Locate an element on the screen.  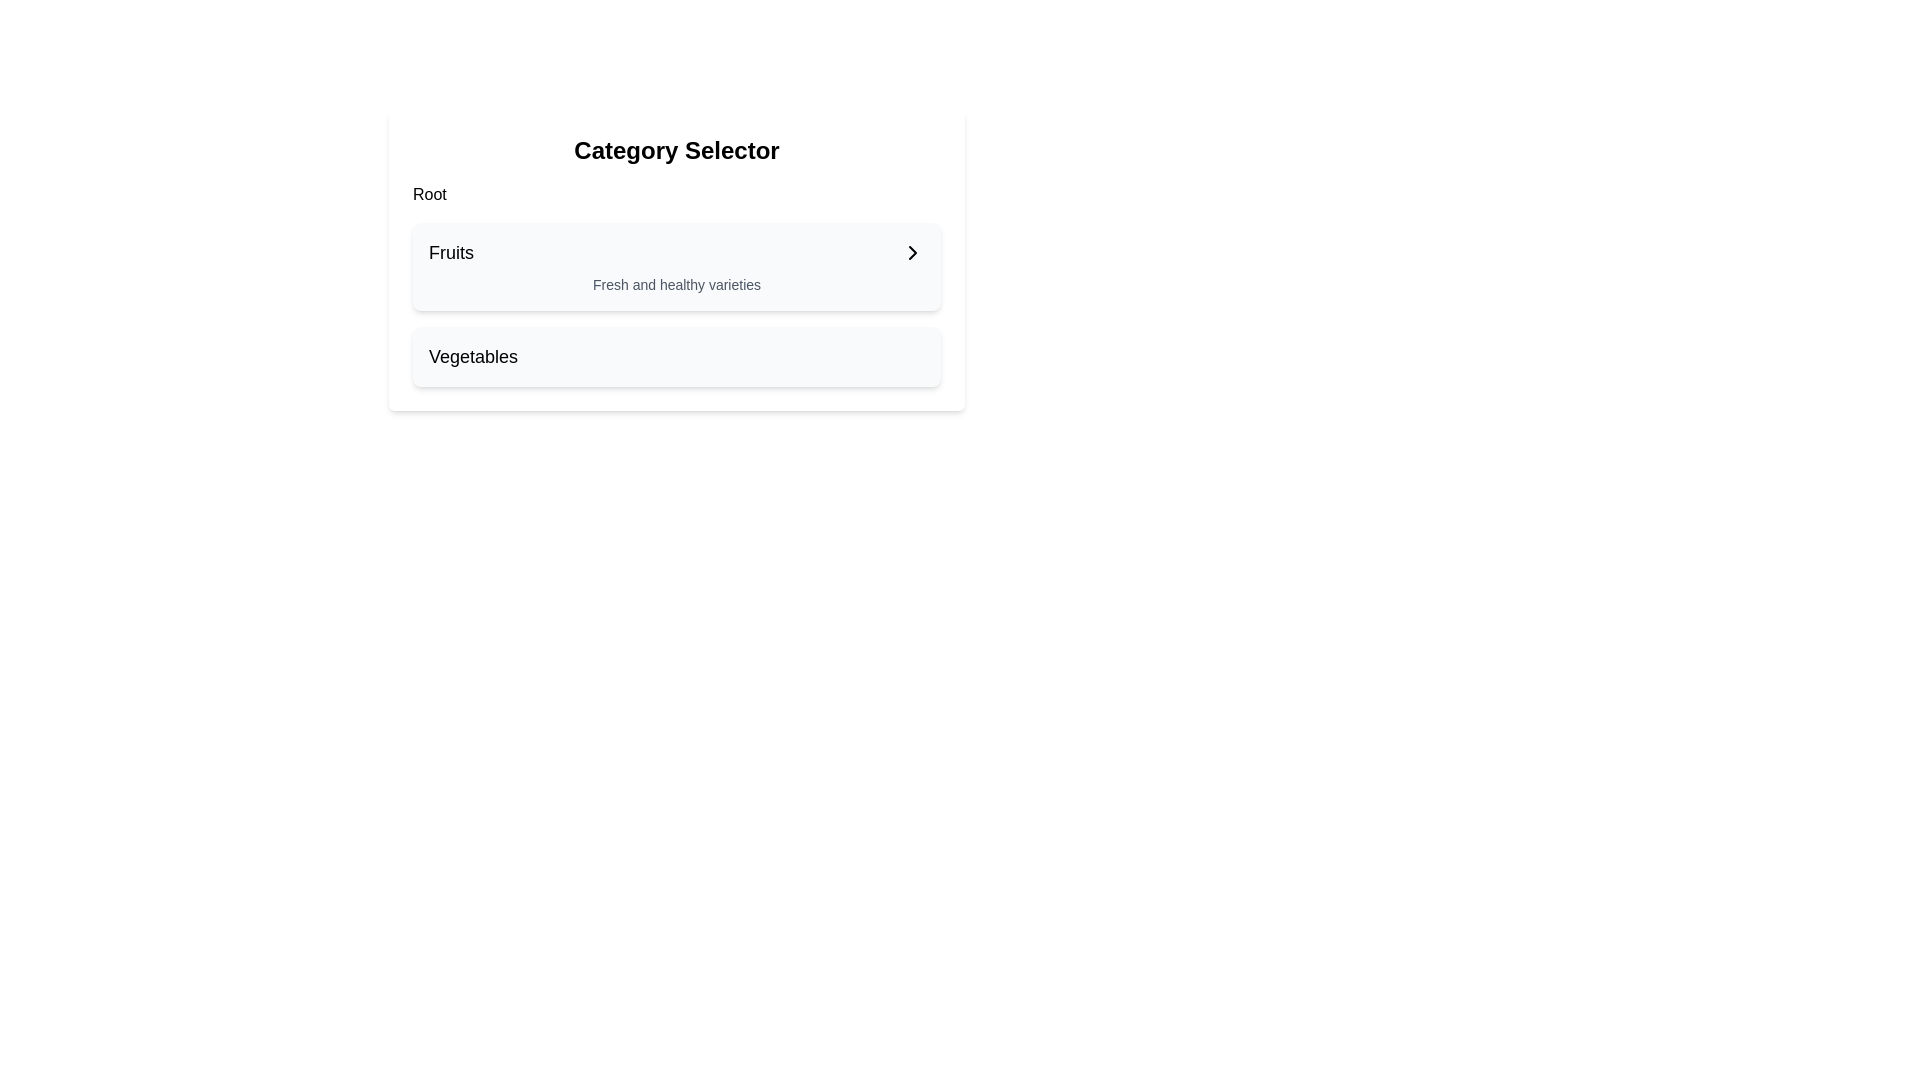
the right-facing chevron-style arrow icon located in the 'Fruits' section of the 'Category Selector' interface is located at coordinates (911, 252).